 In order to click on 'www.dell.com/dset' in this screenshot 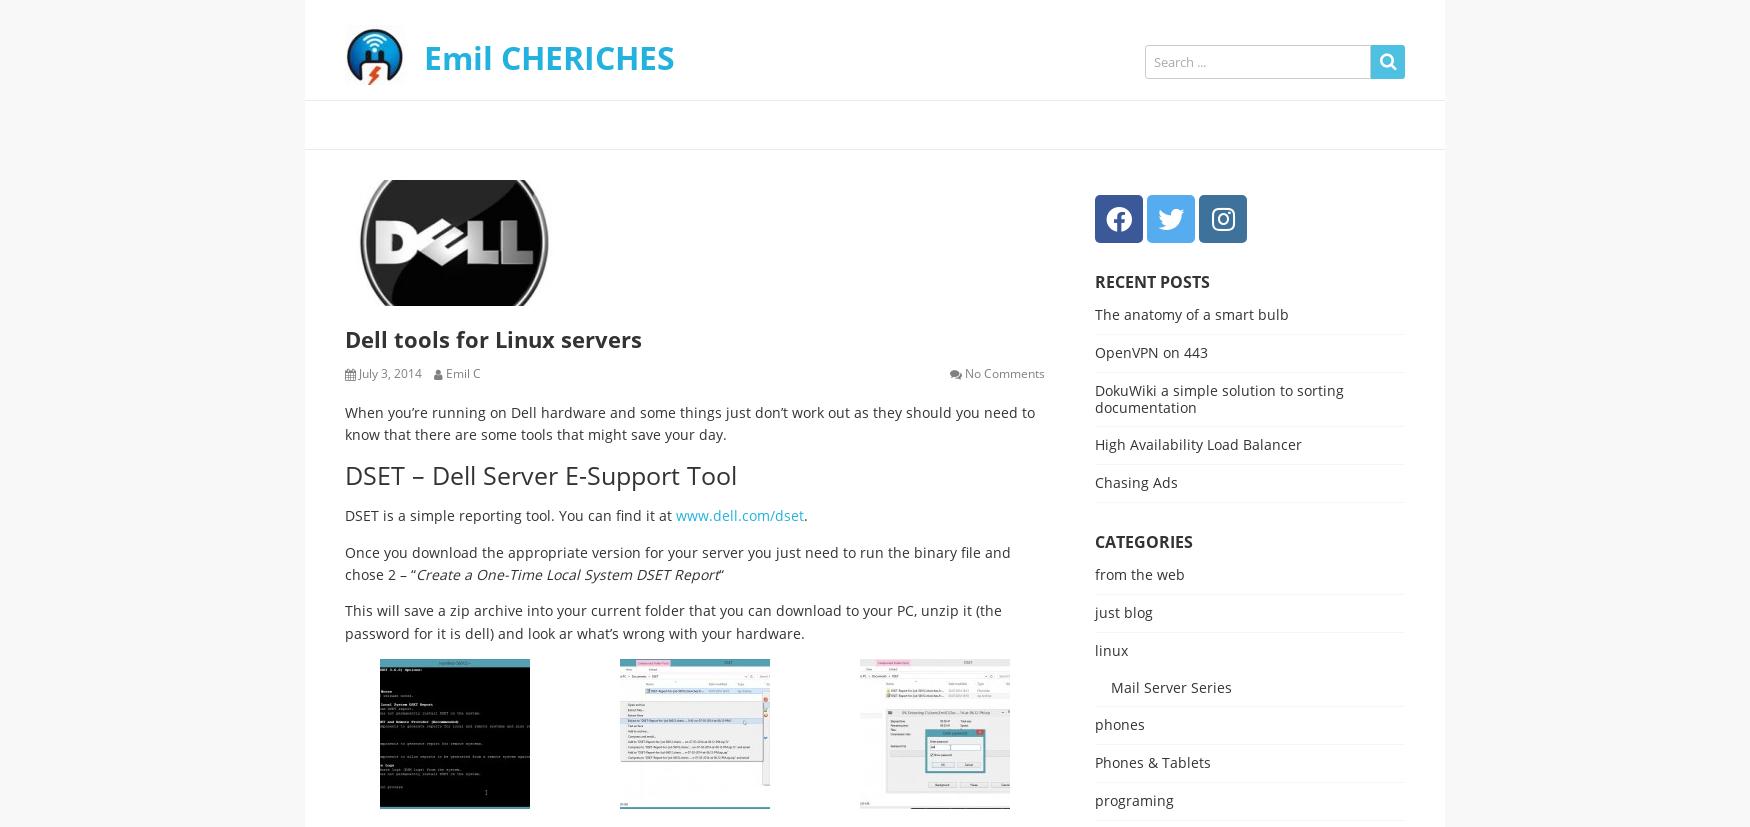, I will do `click(740, 515)`.